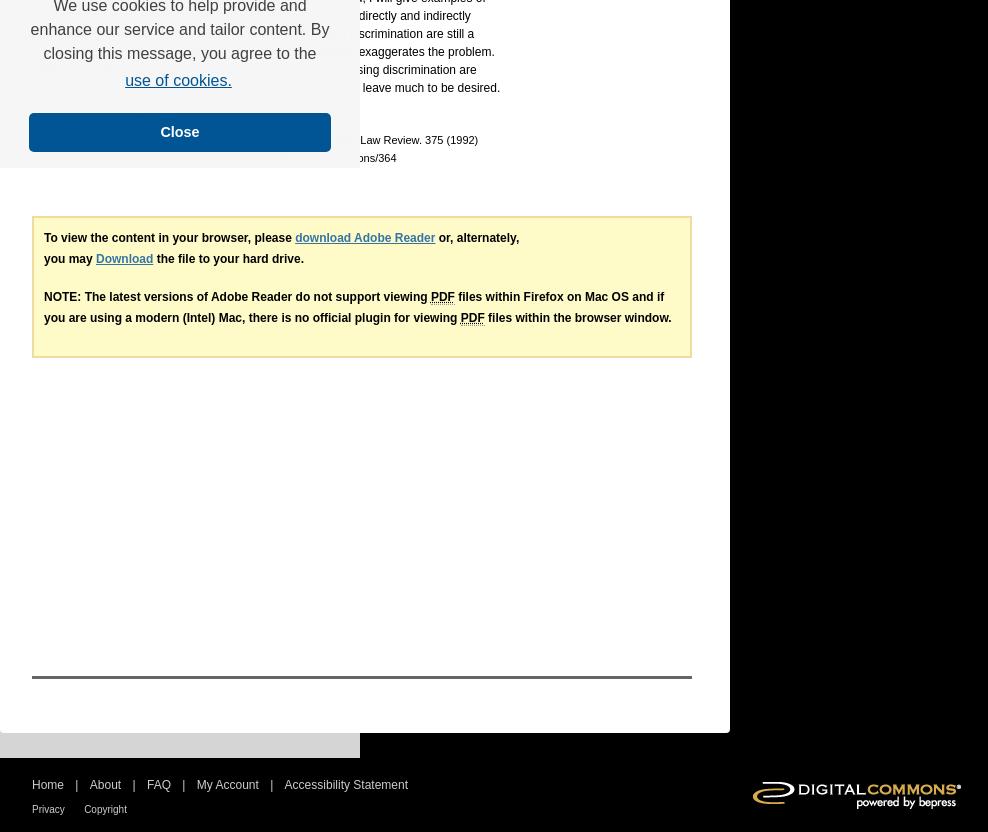 The width and height of the screenshot is (988, 832). What do you see at coordinates (96, 259) in the screenshot?
I see `'Download'` at bounding box center [96, 259].